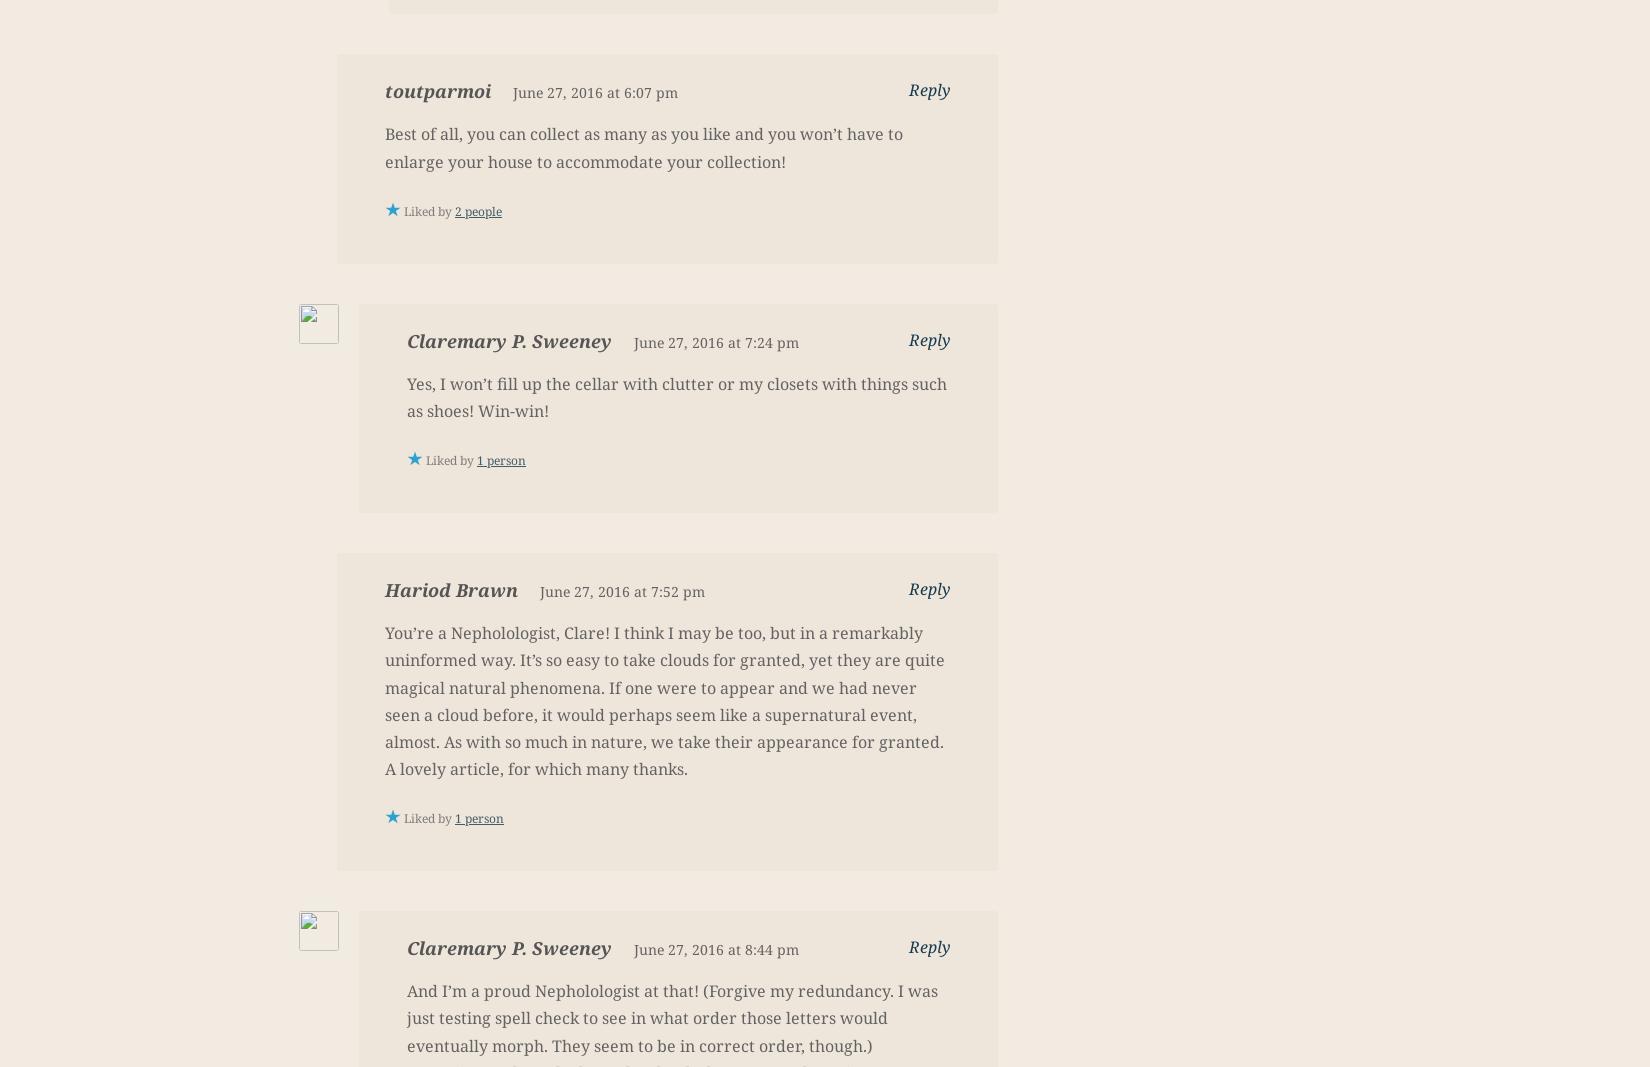 Image resolution: width=1650 pixels, height=1067 pixels. What do you see at coordinates (671, 1018) in the screenshot?
I see `'And I’m  a proud Nepholologist at that! (Forgive my redundancy. I was just testing spell check to see in what order those letters  would eventually morph. They seem to be in correct order, though.)'` at bounding box center [671, 1018].